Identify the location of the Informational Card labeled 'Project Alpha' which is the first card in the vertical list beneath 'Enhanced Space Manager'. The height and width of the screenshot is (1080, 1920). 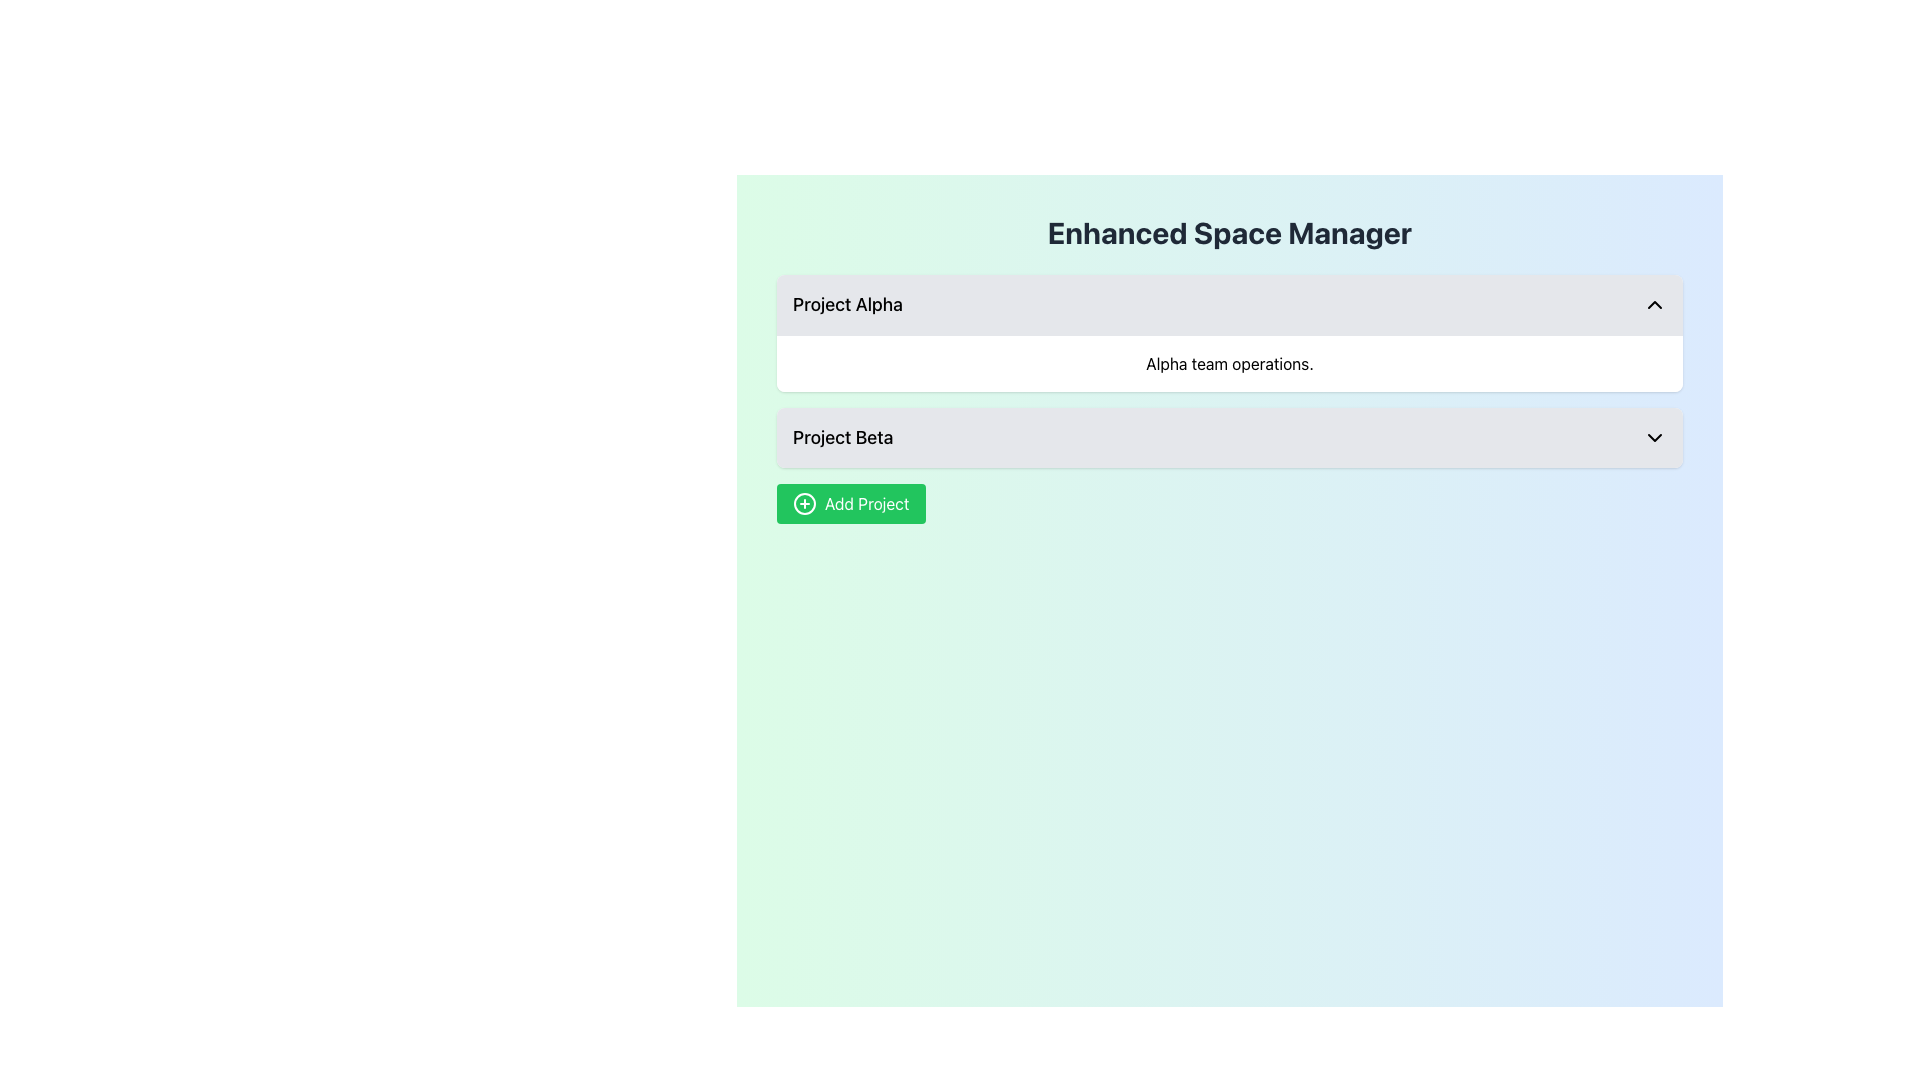
(1228, 332).